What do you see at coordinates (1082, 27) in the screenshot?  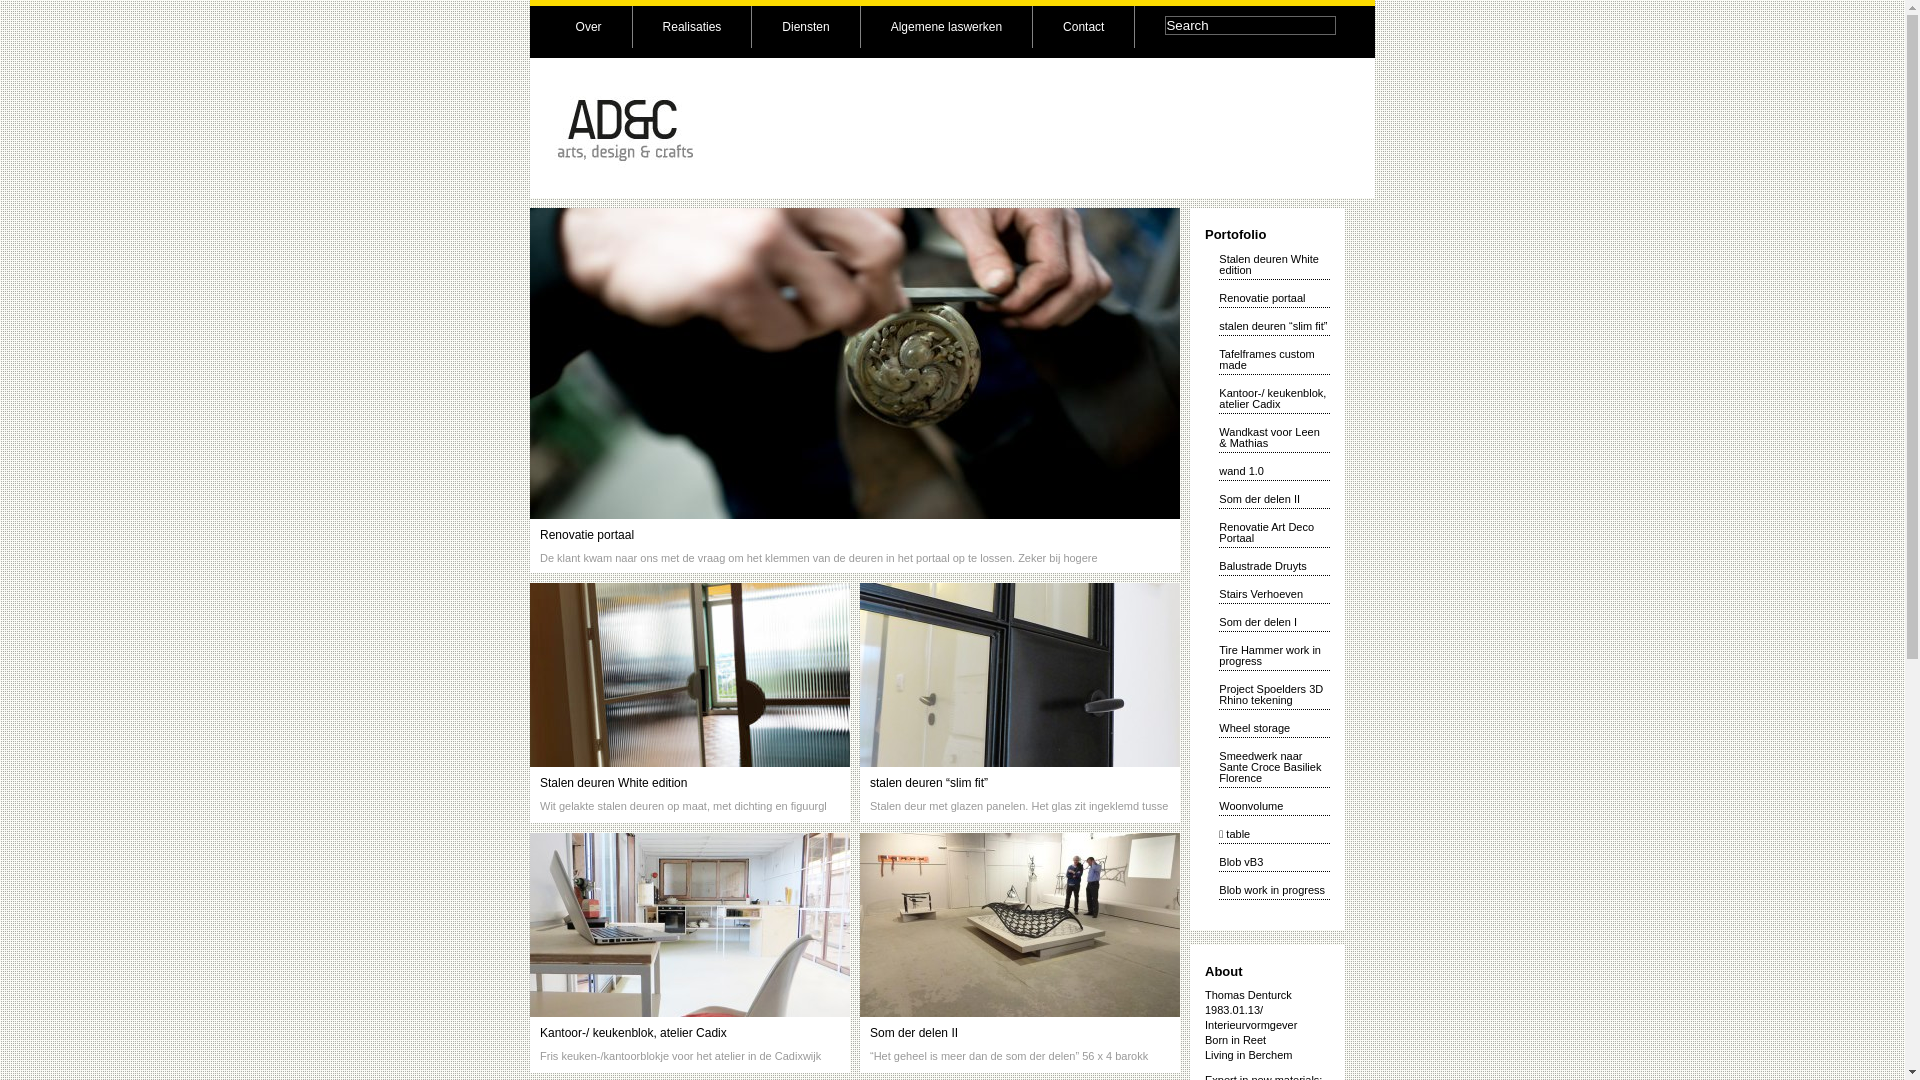 I see `'Contact'` at bounding box center [1082, 27].